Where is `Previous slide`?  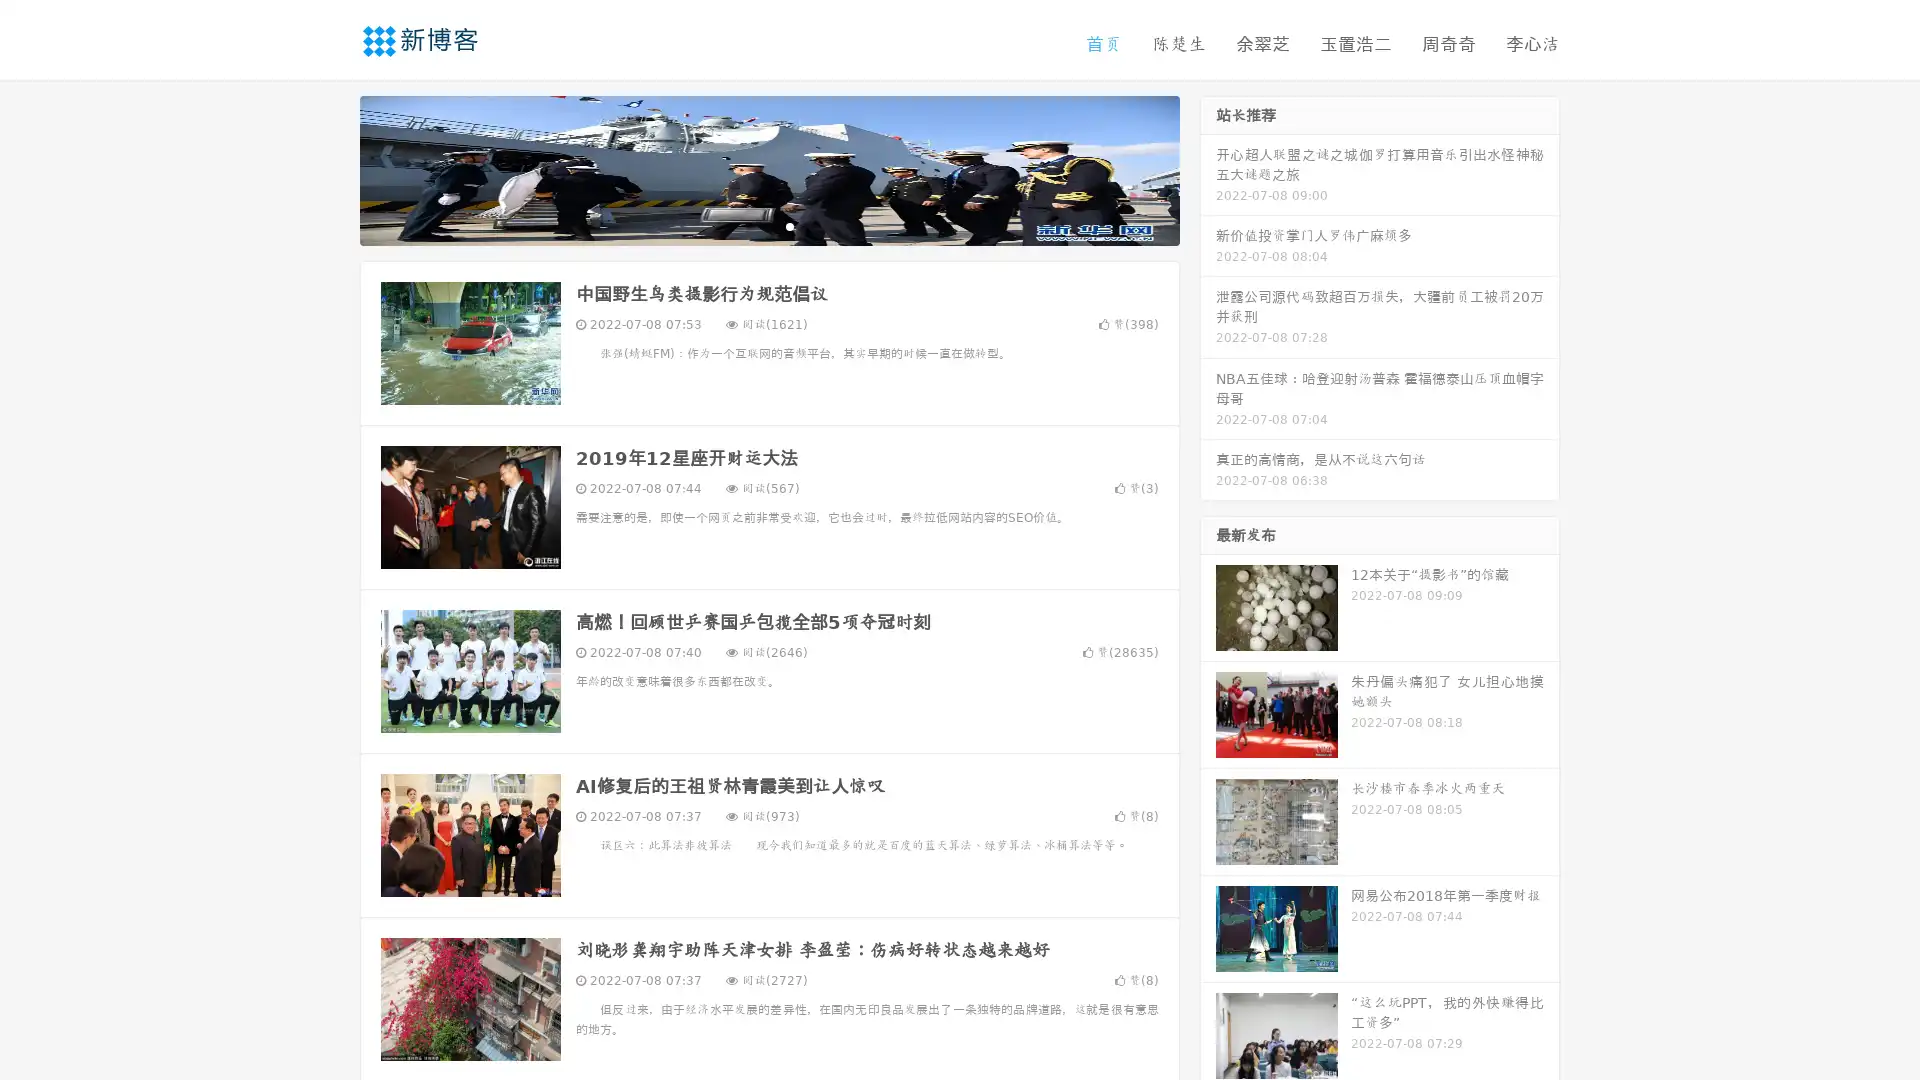
Previous slide is located at coordinates (330, 168).